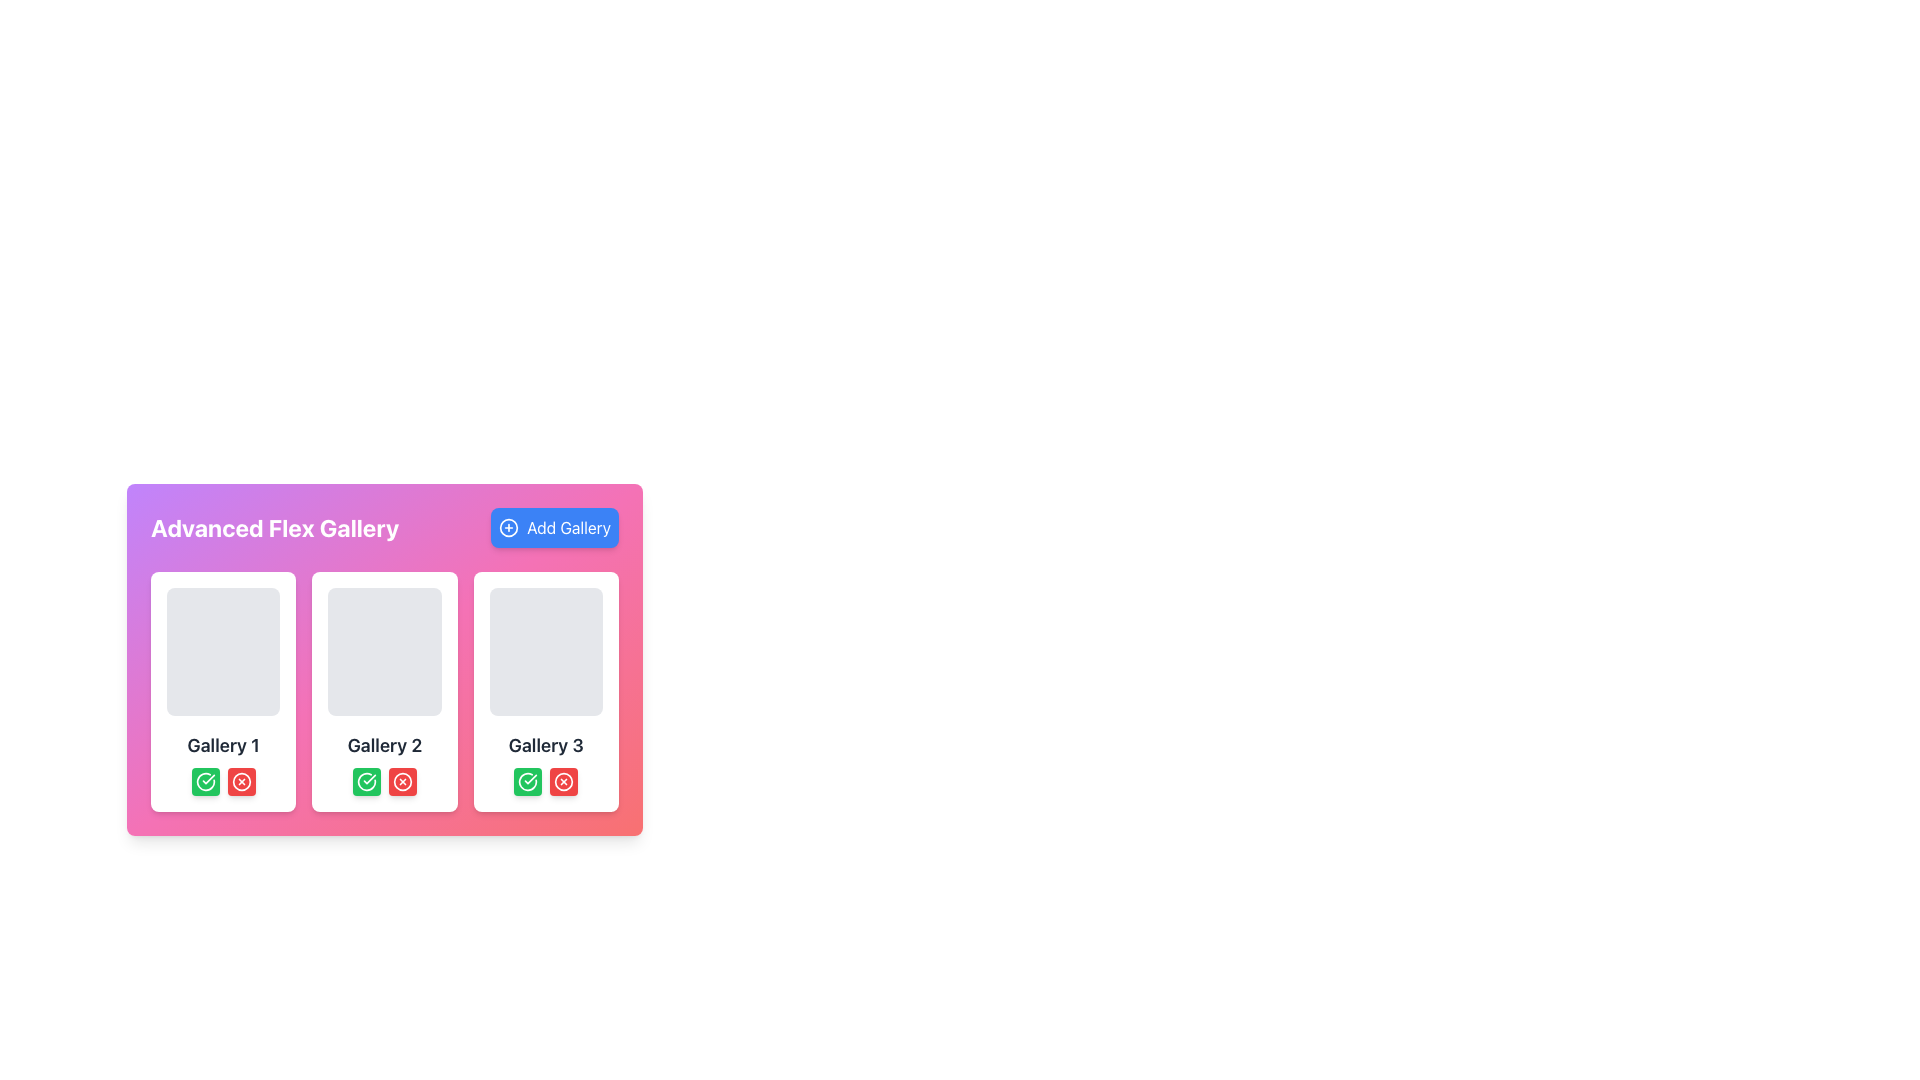 The height and width of the screenshot is (1080, 1920). Describe the element at coordinates (384, 745) in the screenshot. I see `text label 'Gallery 2' located in the second card of the grid layout, centered below the image placeholder` at that location.